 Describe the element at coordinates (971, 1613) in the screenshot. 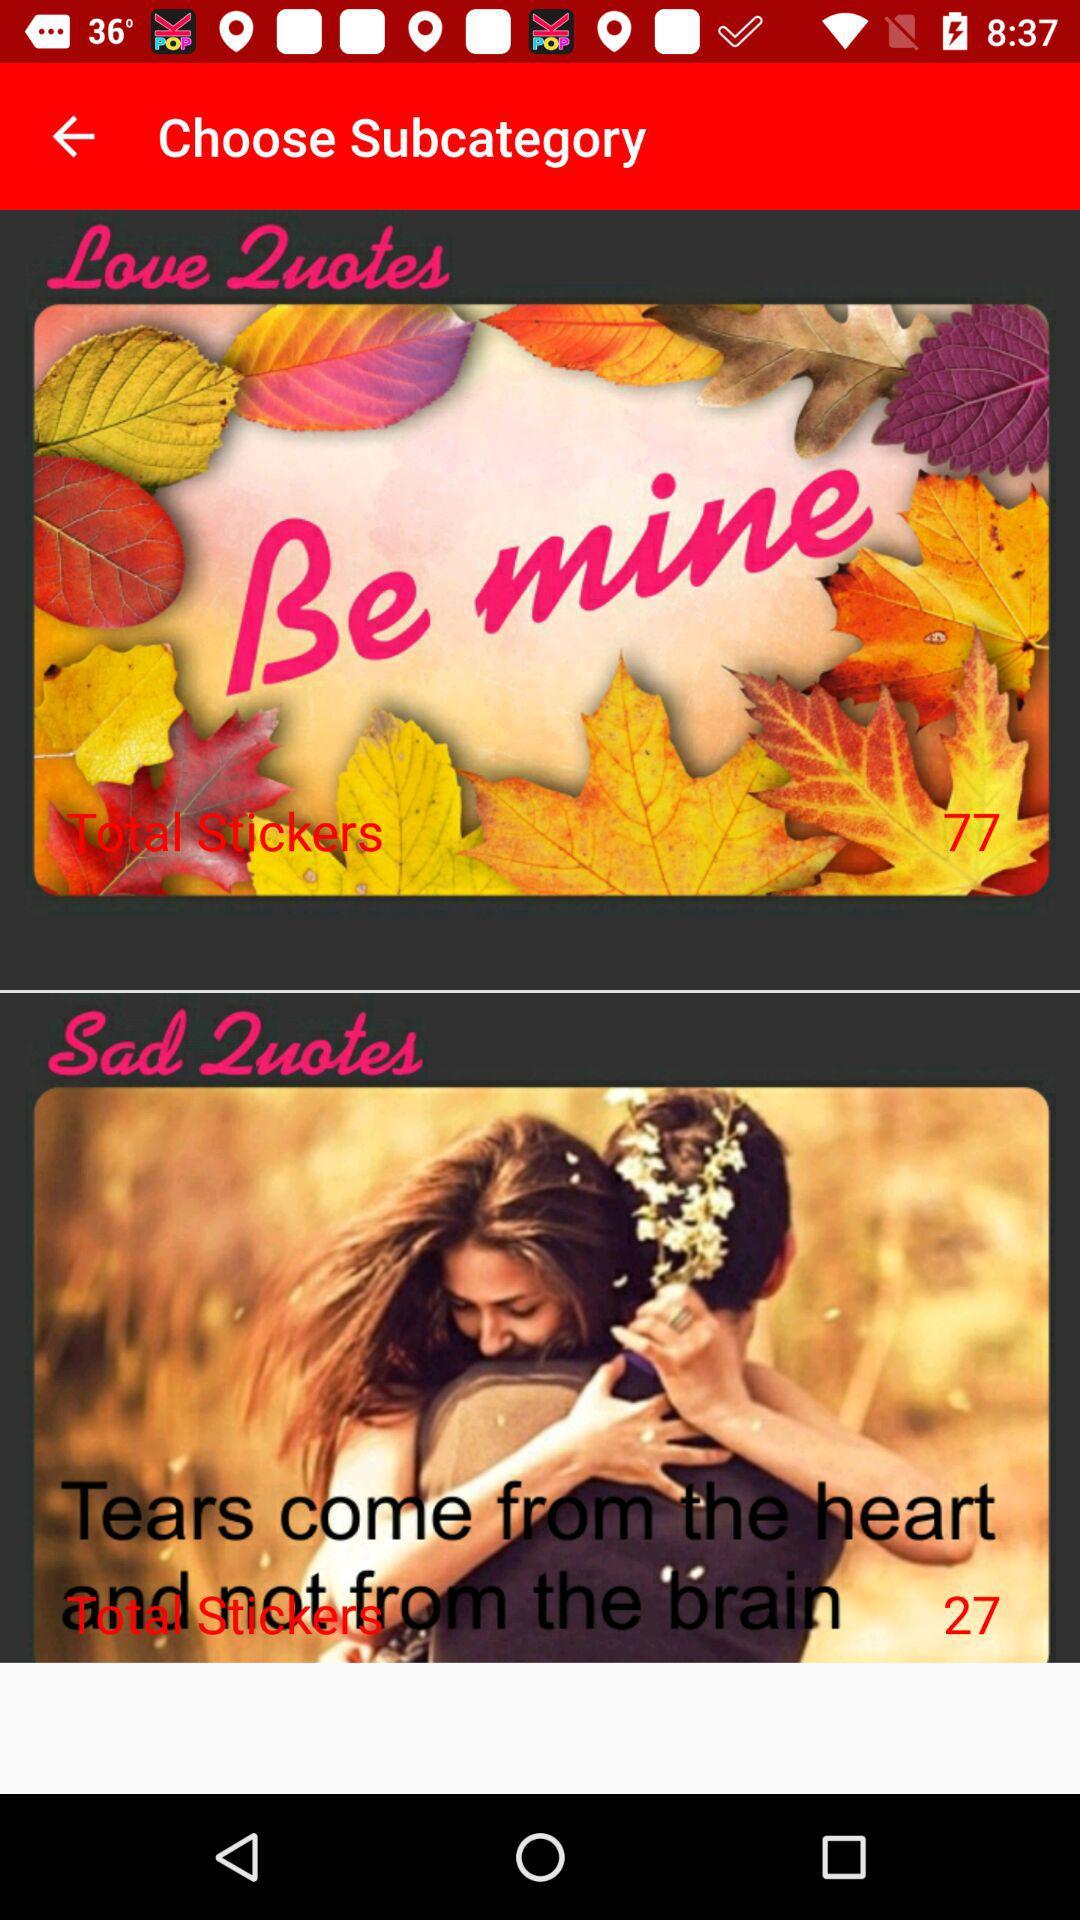

I see `icon to the right of the total stickers` at that location.